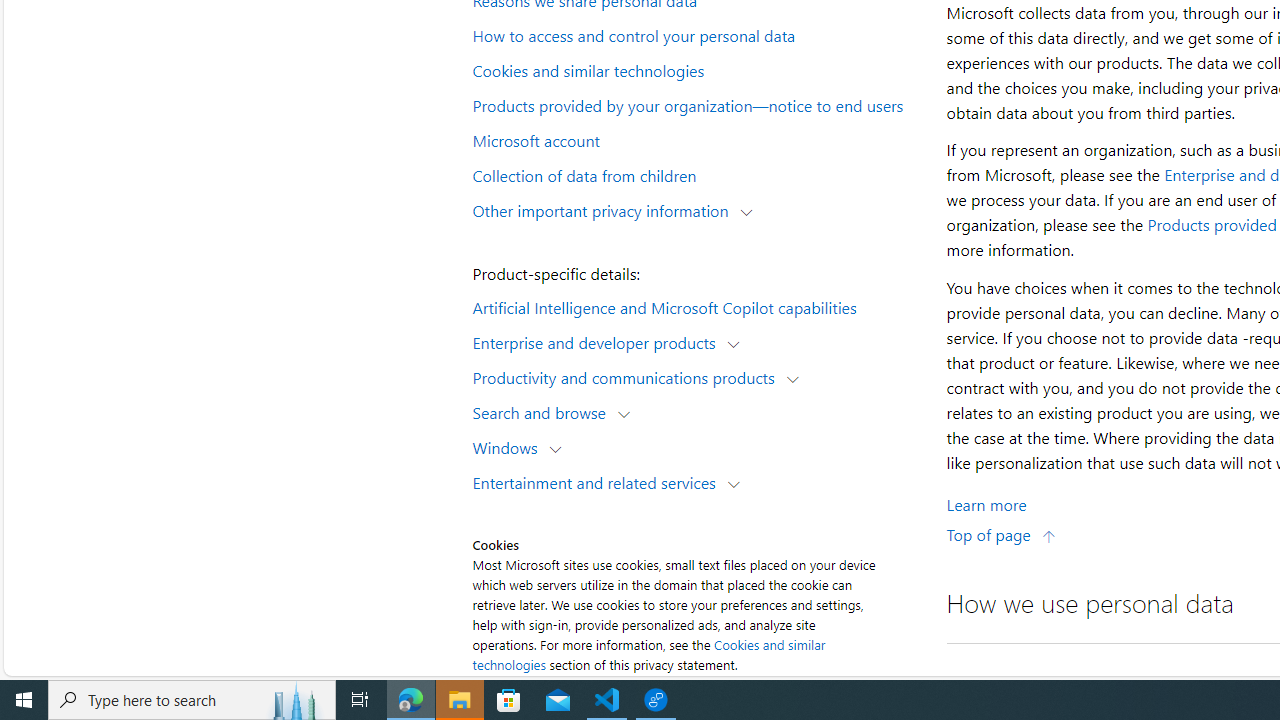  What do you see at coordinates (627, 376) in the screenshot?
I see `'Productivity and communications products'` at bounding box center [627, 376].